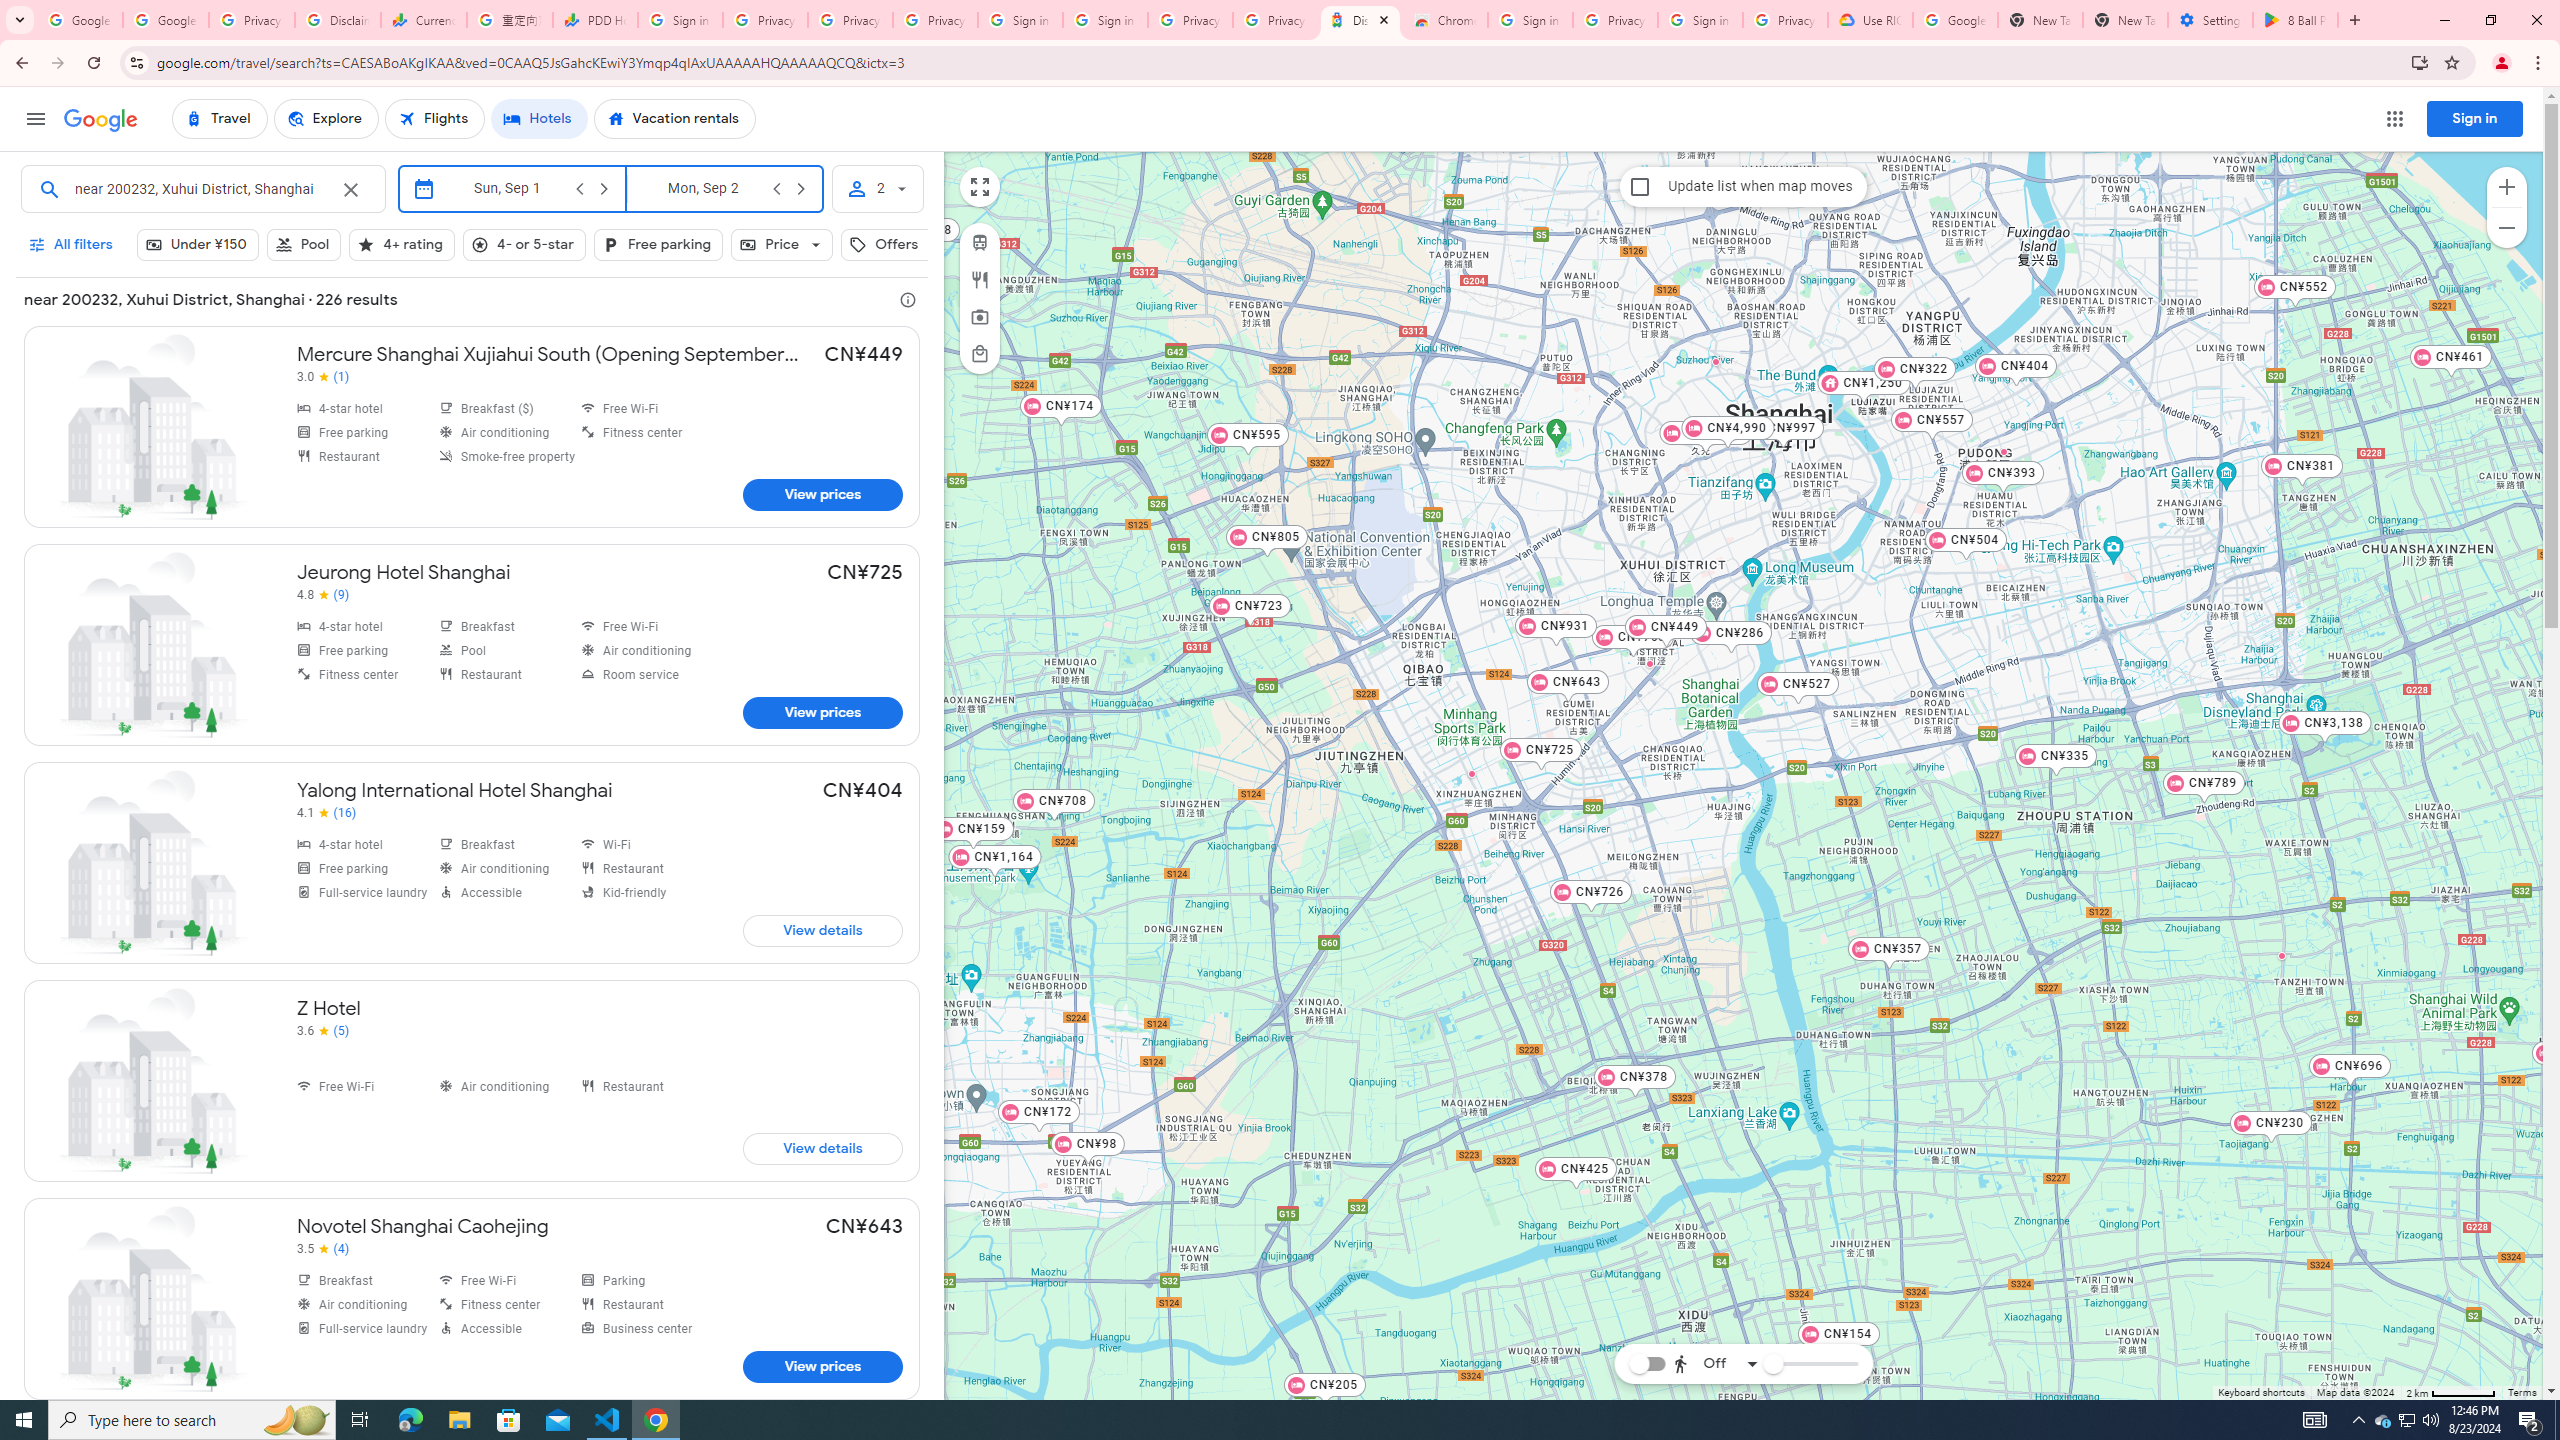  I want to click on 'Check-in', so click(505, 187).